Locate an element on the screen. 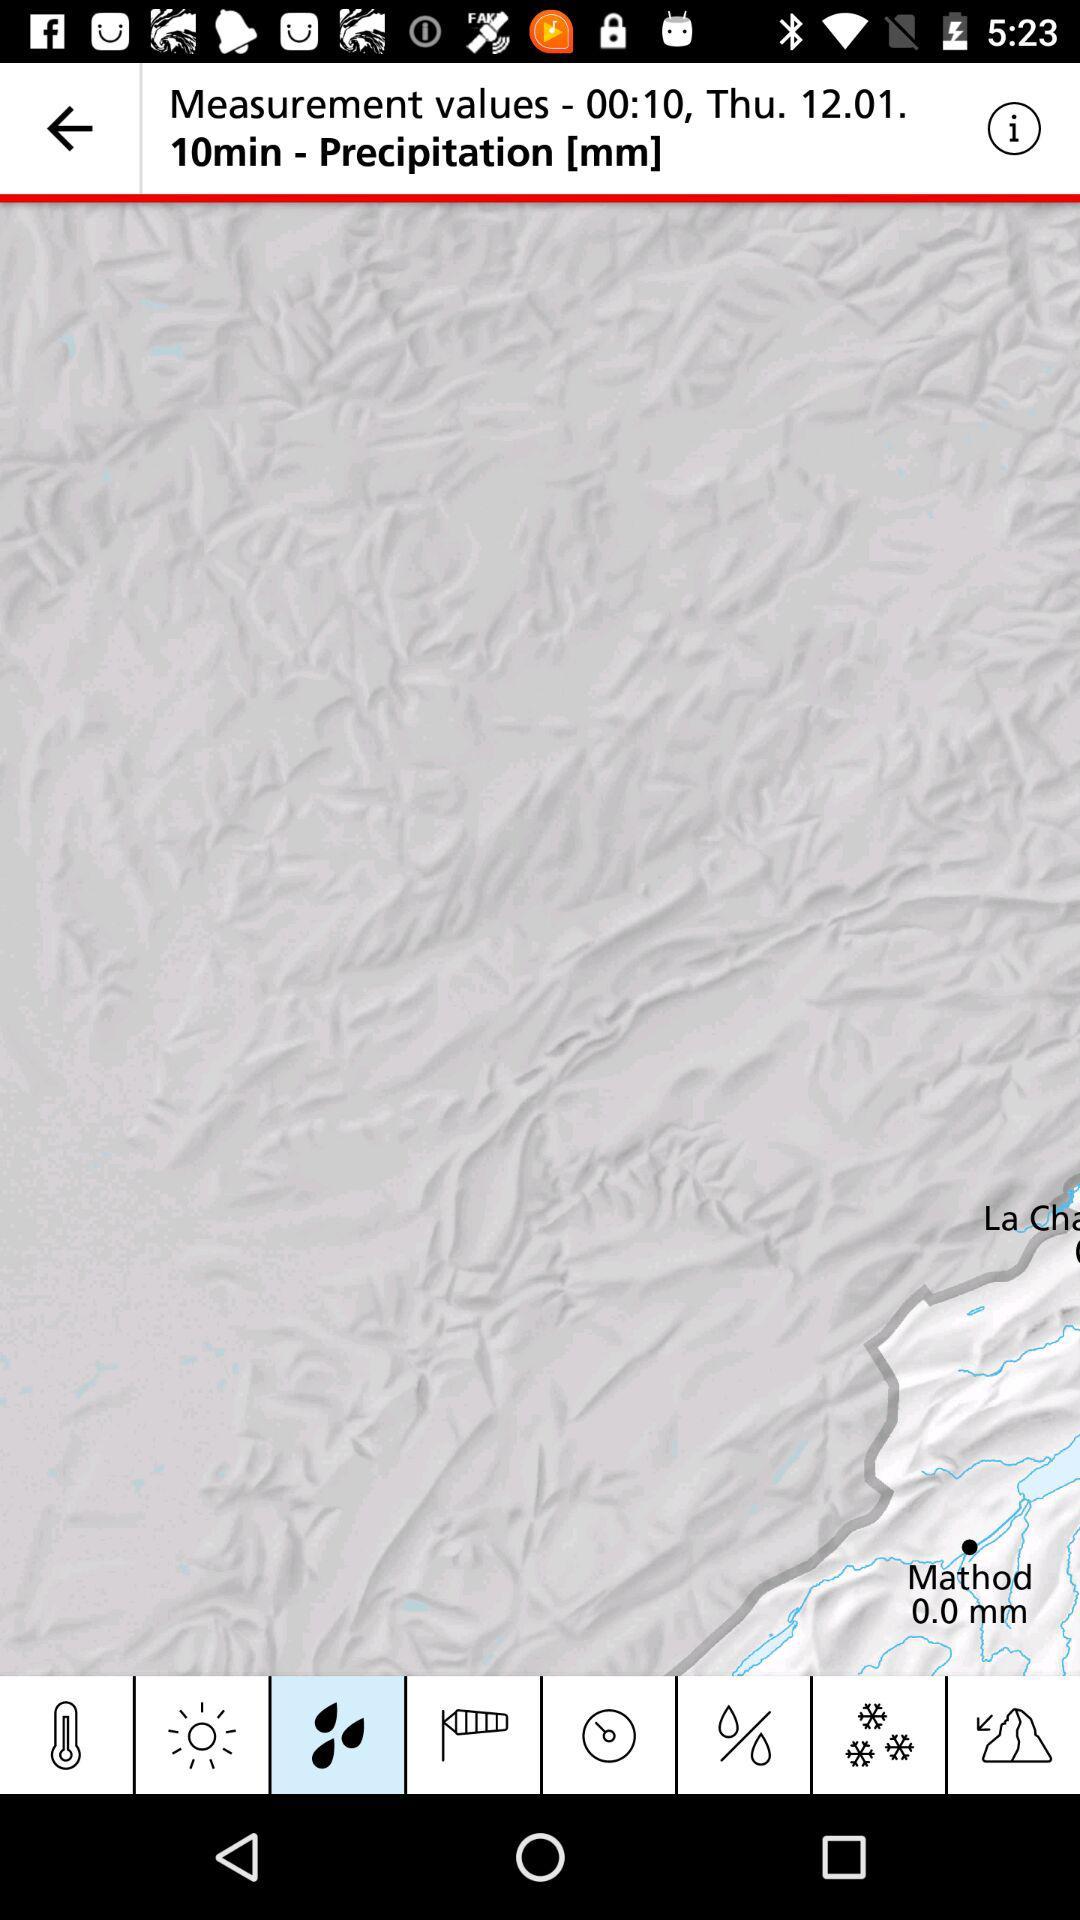 This screenshot has width=1080, height=1920. item next to measurement values 00 item is located at coordinates (68, 127).